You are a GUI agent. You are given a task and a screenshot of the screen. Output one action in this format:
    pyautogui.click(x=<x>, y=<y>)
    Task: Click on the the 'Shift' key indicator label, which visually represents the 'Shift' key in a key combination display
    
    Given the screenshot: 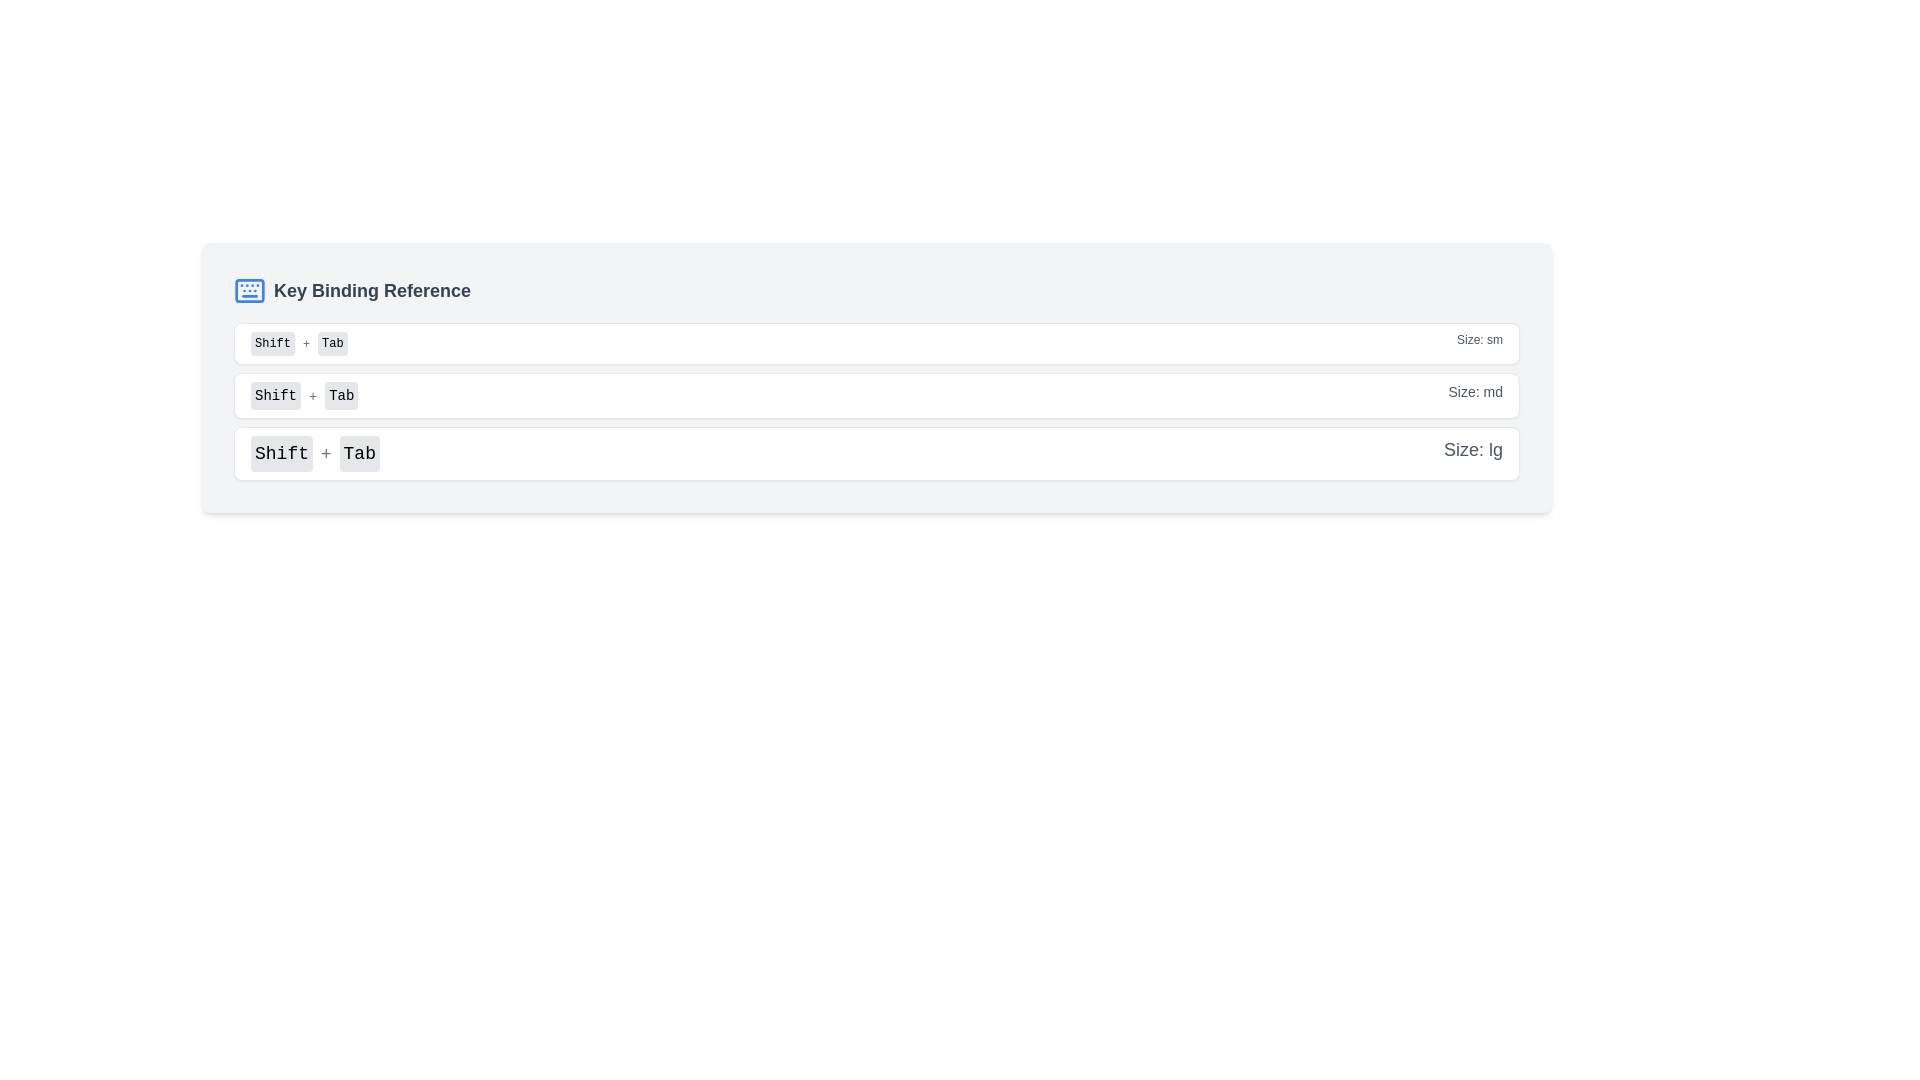 What is the action you would take?
    pyautogui.click(x=275, y=396)
    